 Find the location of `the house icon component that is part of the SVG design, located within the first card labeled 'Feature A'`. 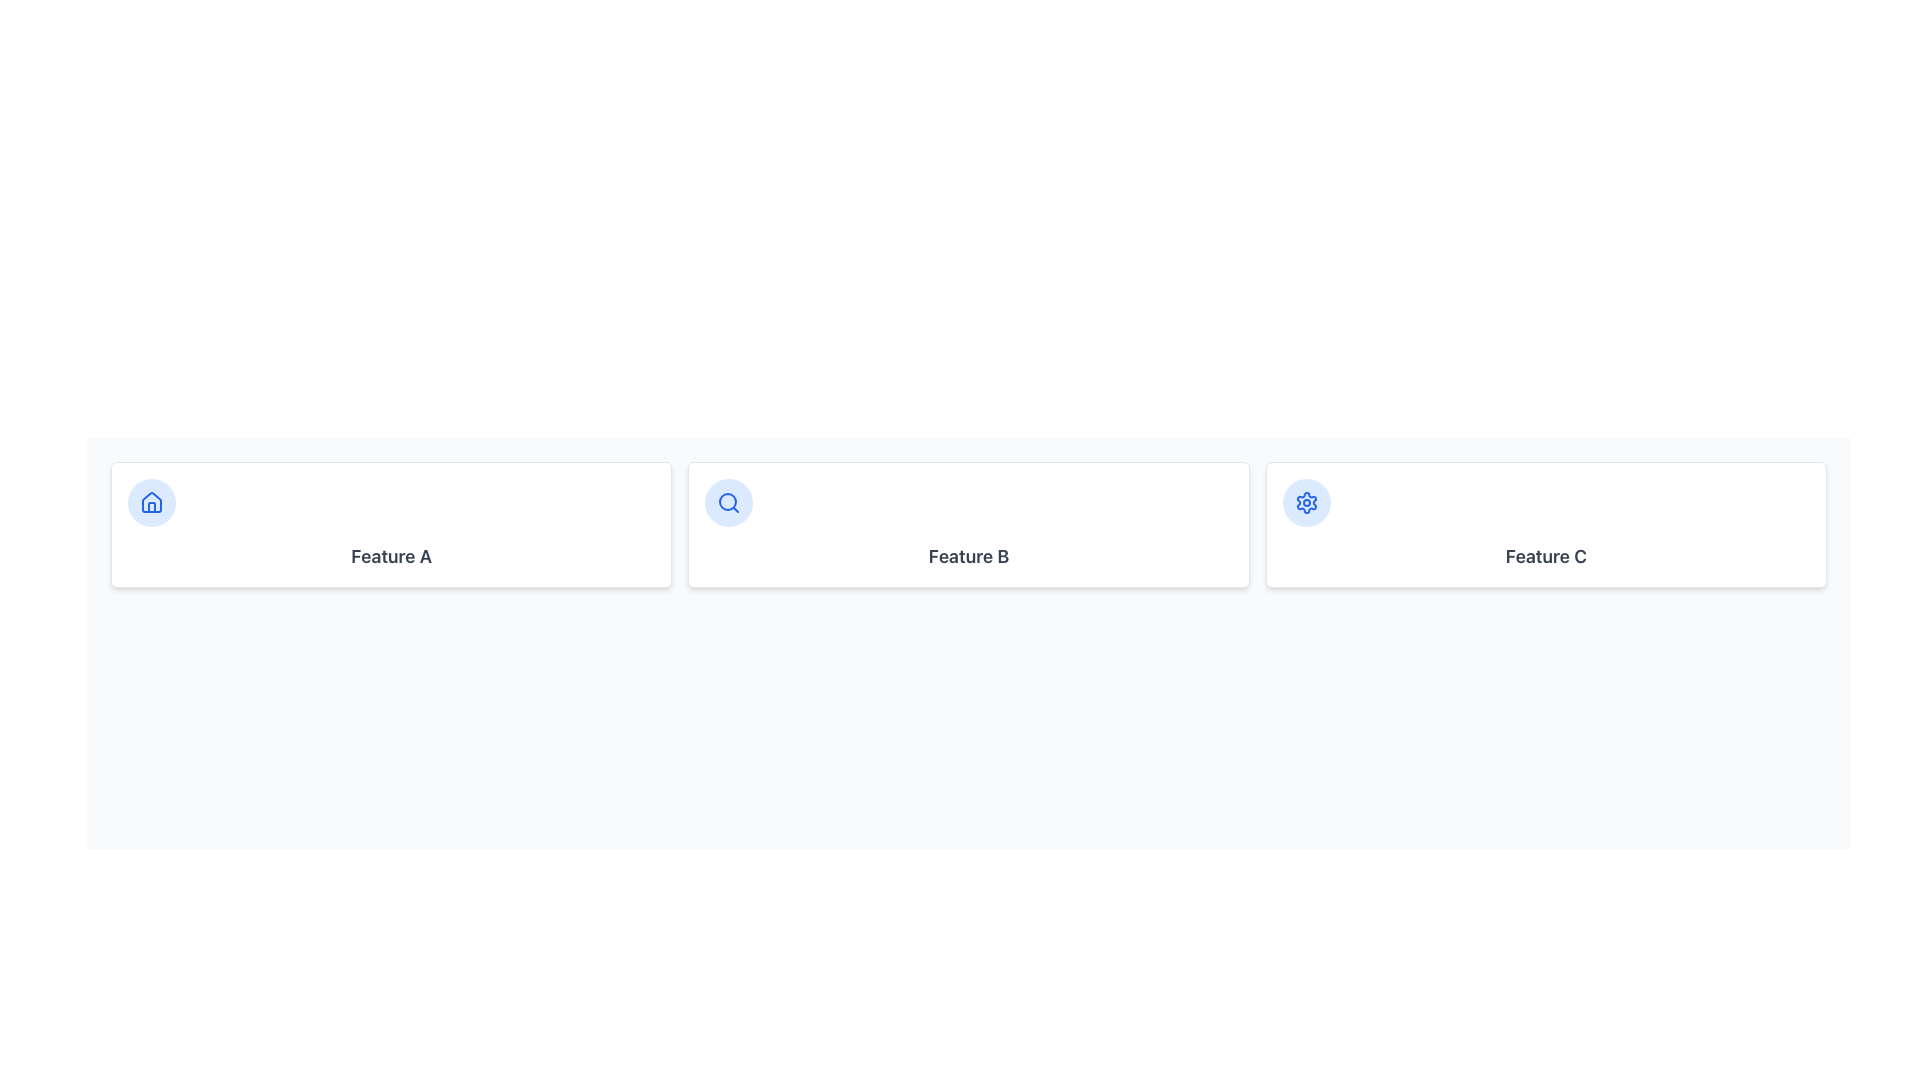

the house icon component that is part of the SVG design, located within the first card labeled 'Feature A' is located at coordinates (151, 500).